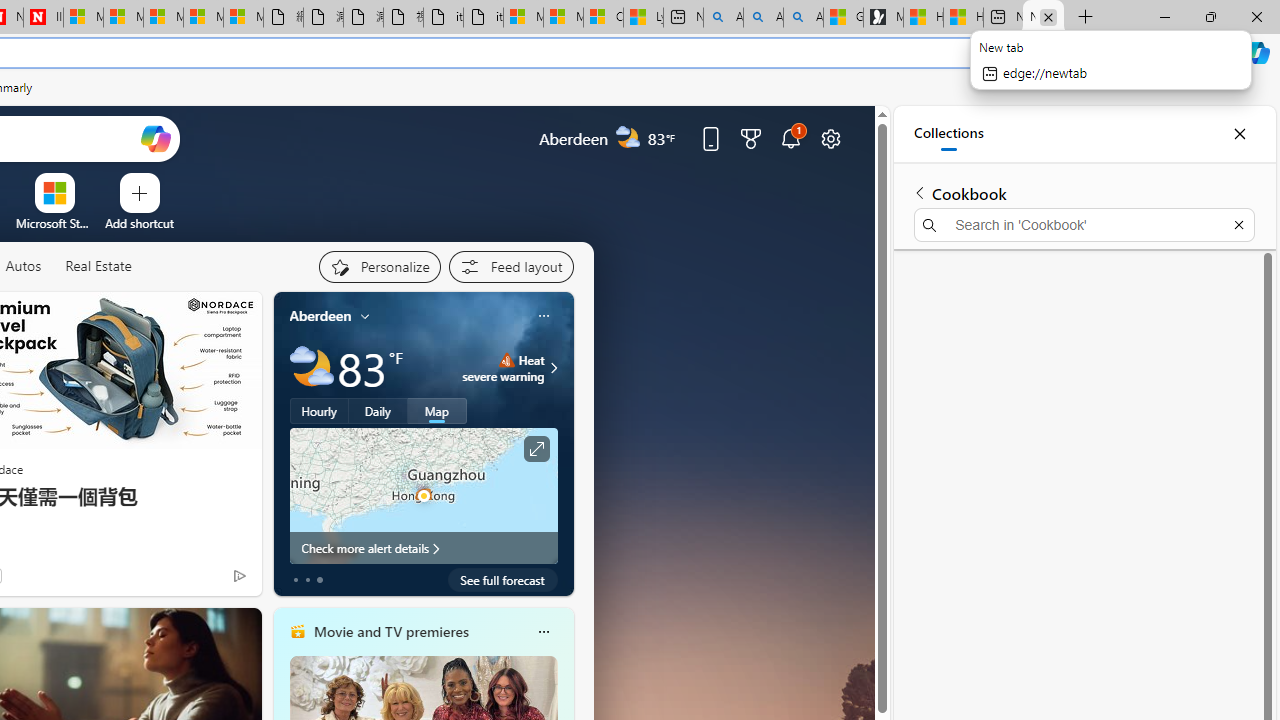 The width and height of the screenshot is (1280, 720). Describe the element at coordinates (790, 137) in the screenshot. I see `'Notifications'` at that location.